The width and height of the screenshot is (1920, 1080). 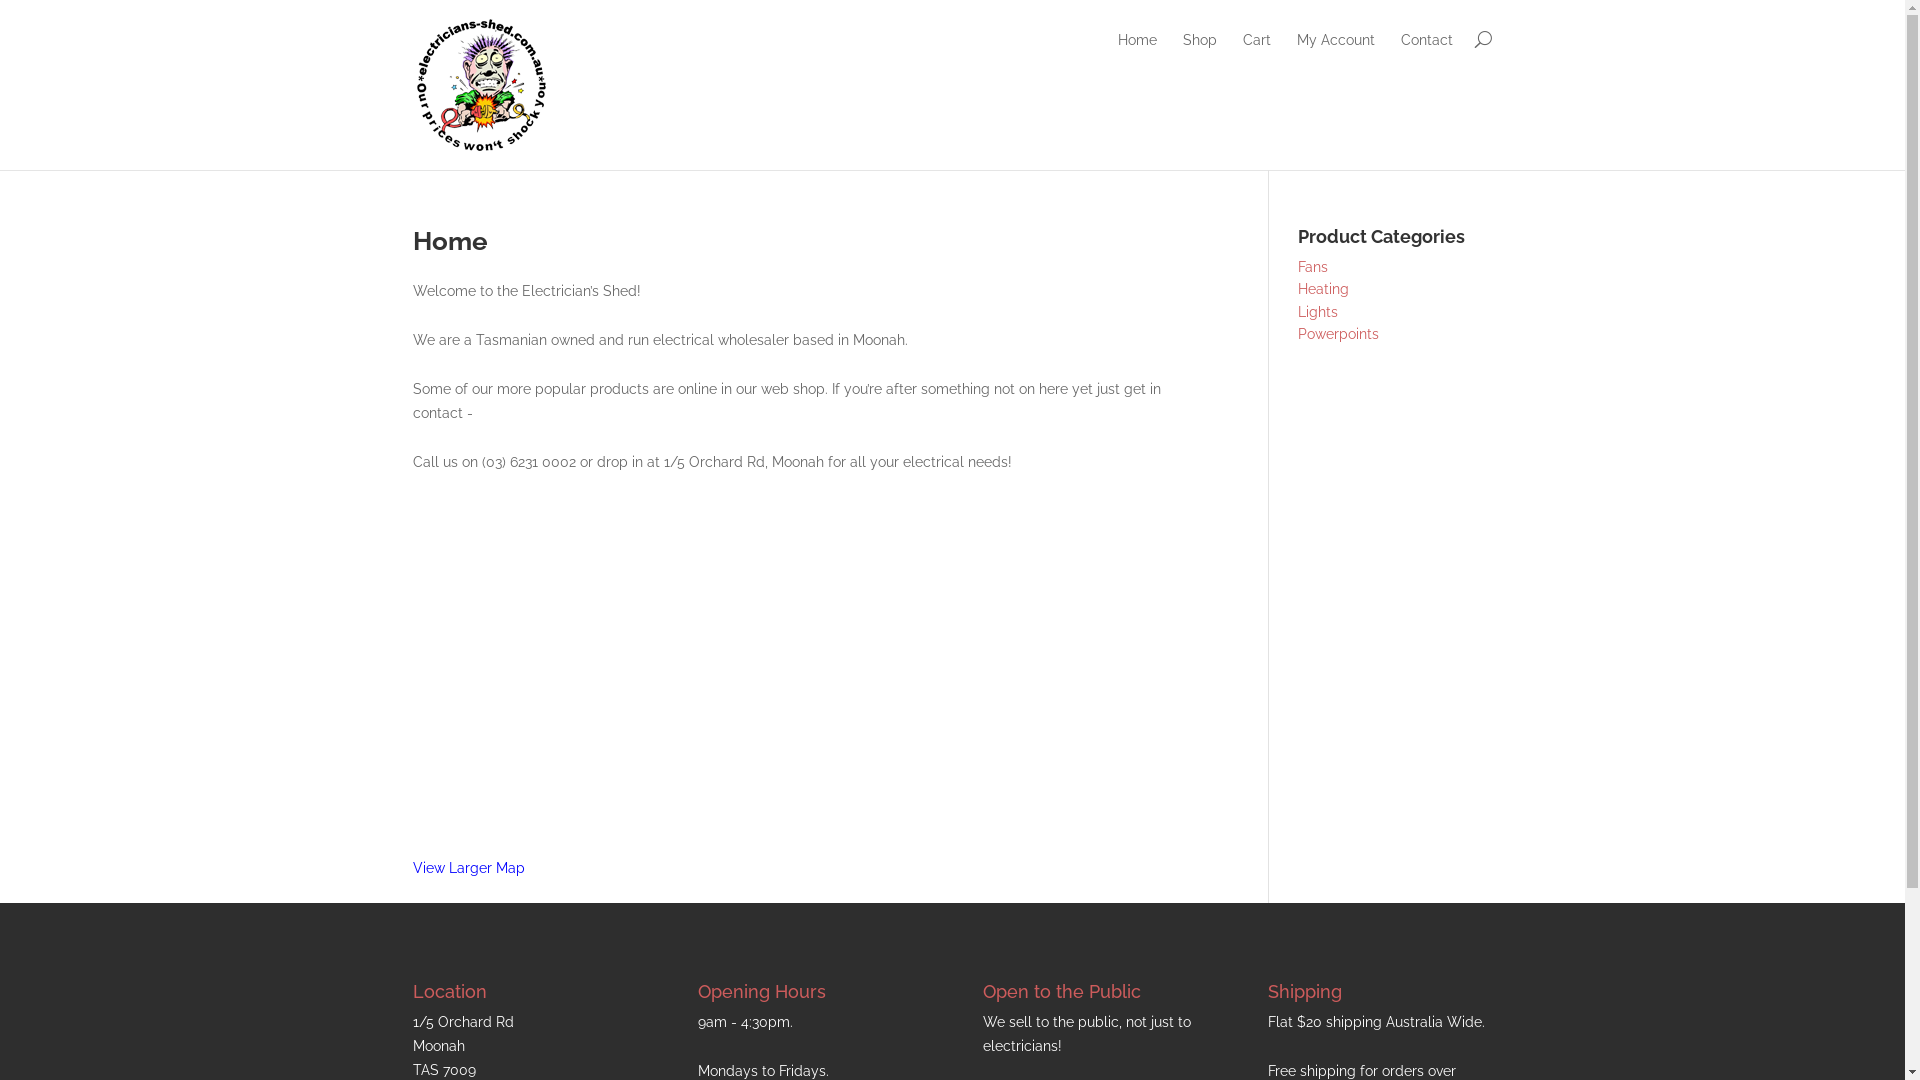 What do you see at coordinates (1338, 333) in the screenshot?
I see `'Powerpoints'` at bounding box center [1338, 333].